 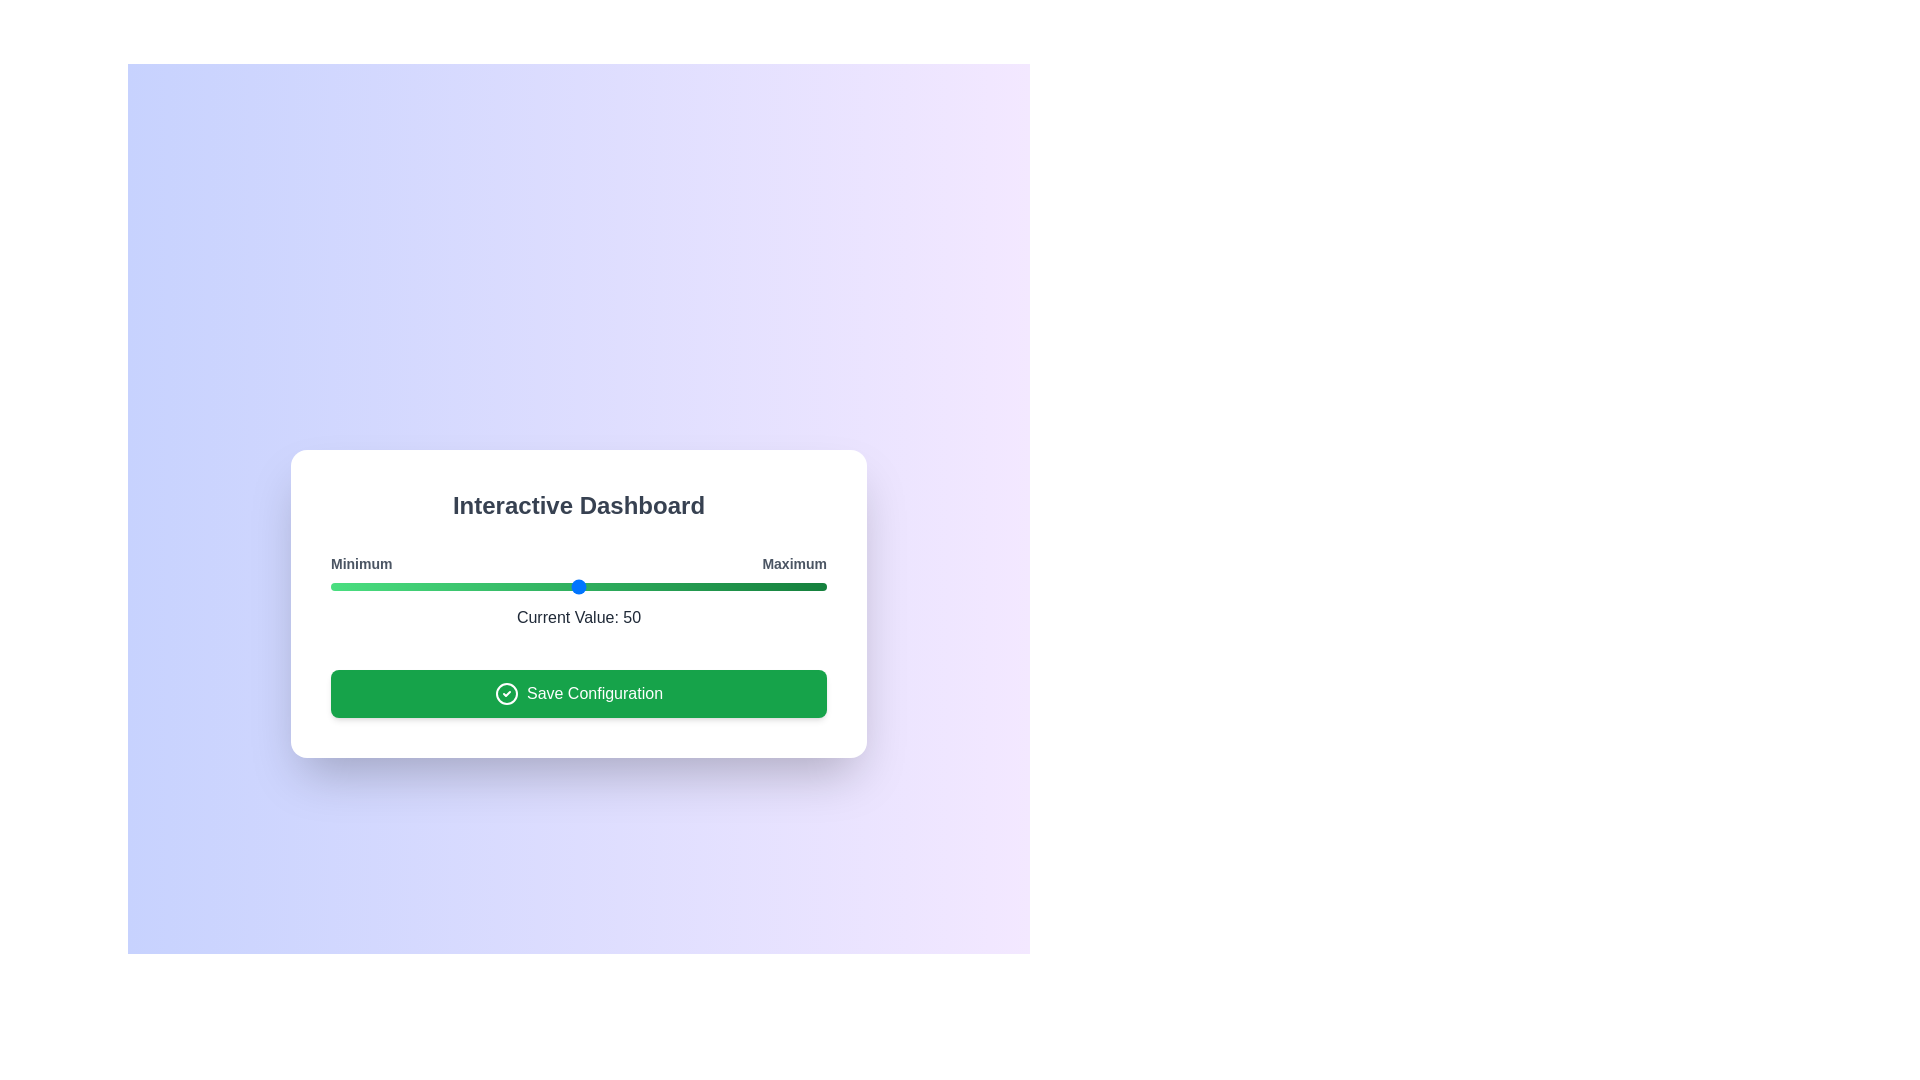 I want to click on the slider to set the value to 77, so click(x=712, y=585).